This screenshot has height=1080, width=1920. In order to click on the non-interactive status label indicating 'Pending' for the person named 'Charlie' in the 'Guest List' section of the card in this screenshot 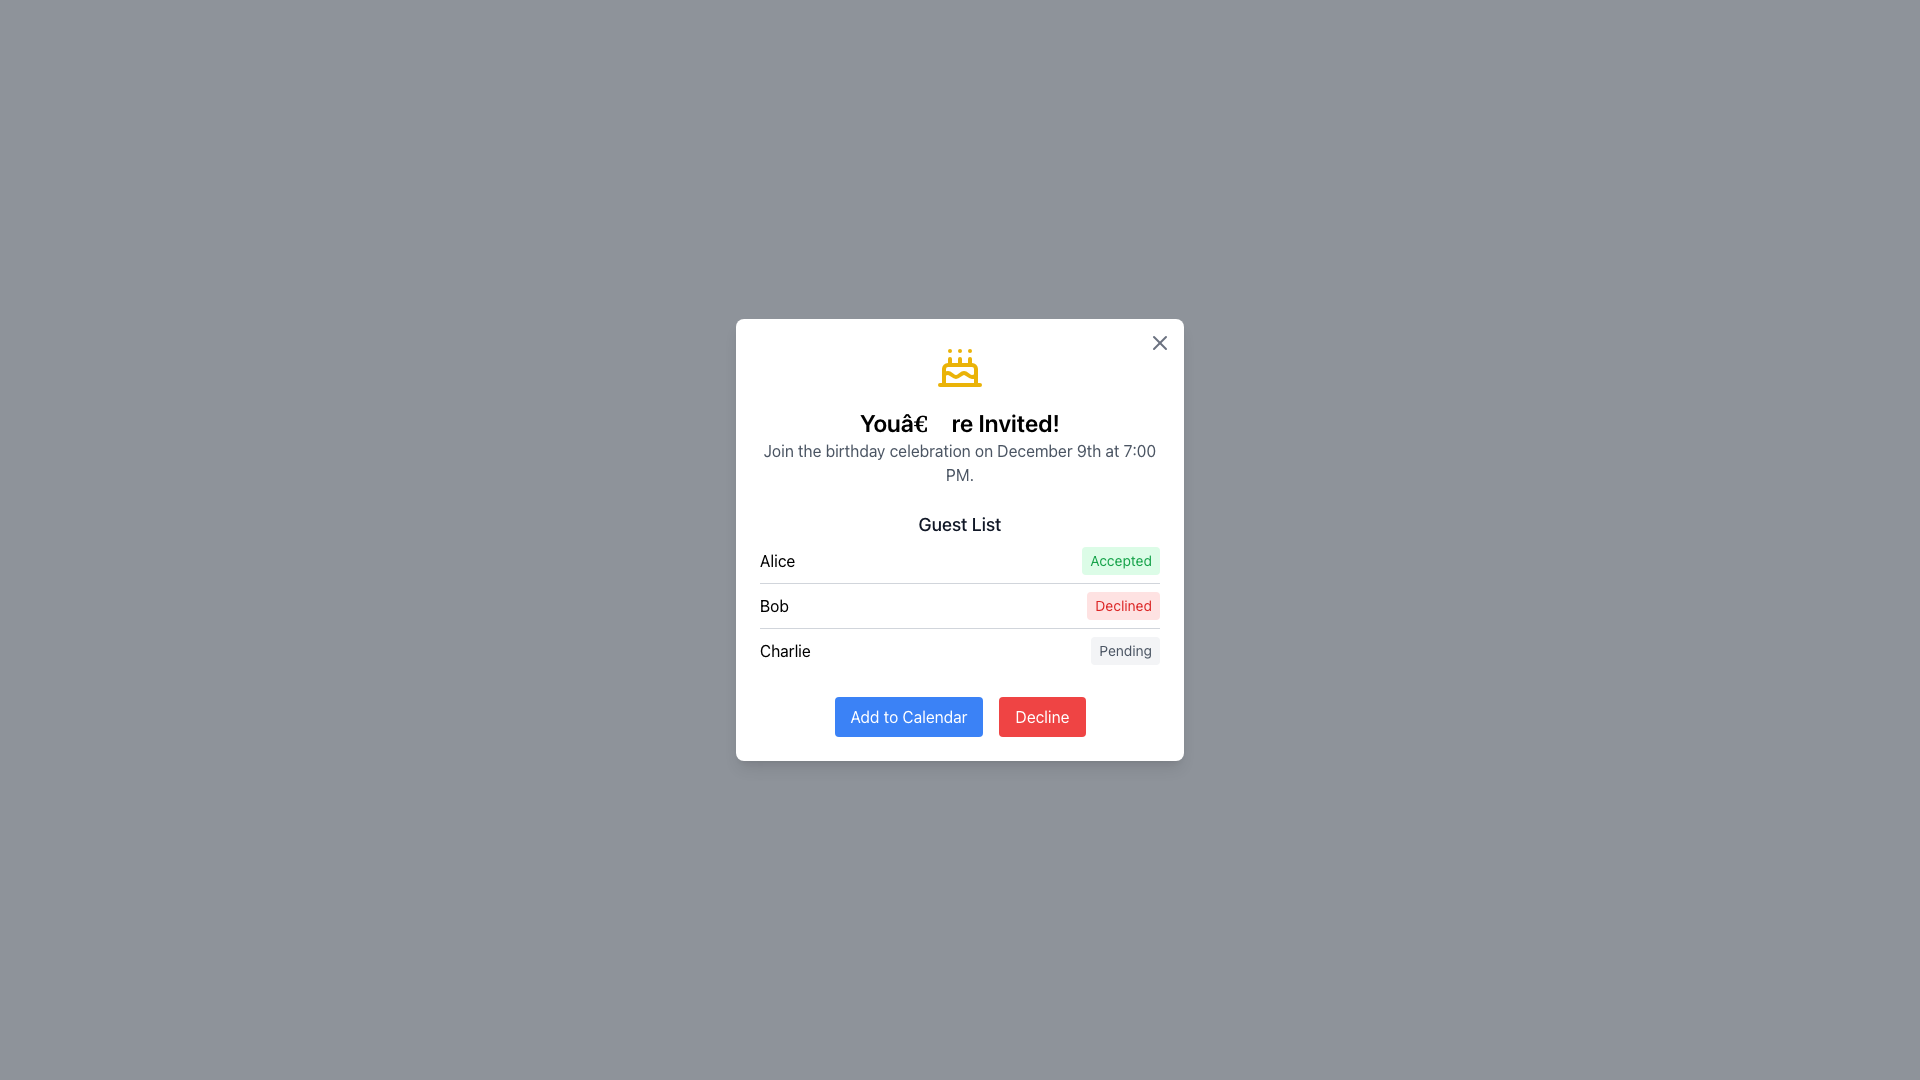, I will do `click(1125, 651)`.